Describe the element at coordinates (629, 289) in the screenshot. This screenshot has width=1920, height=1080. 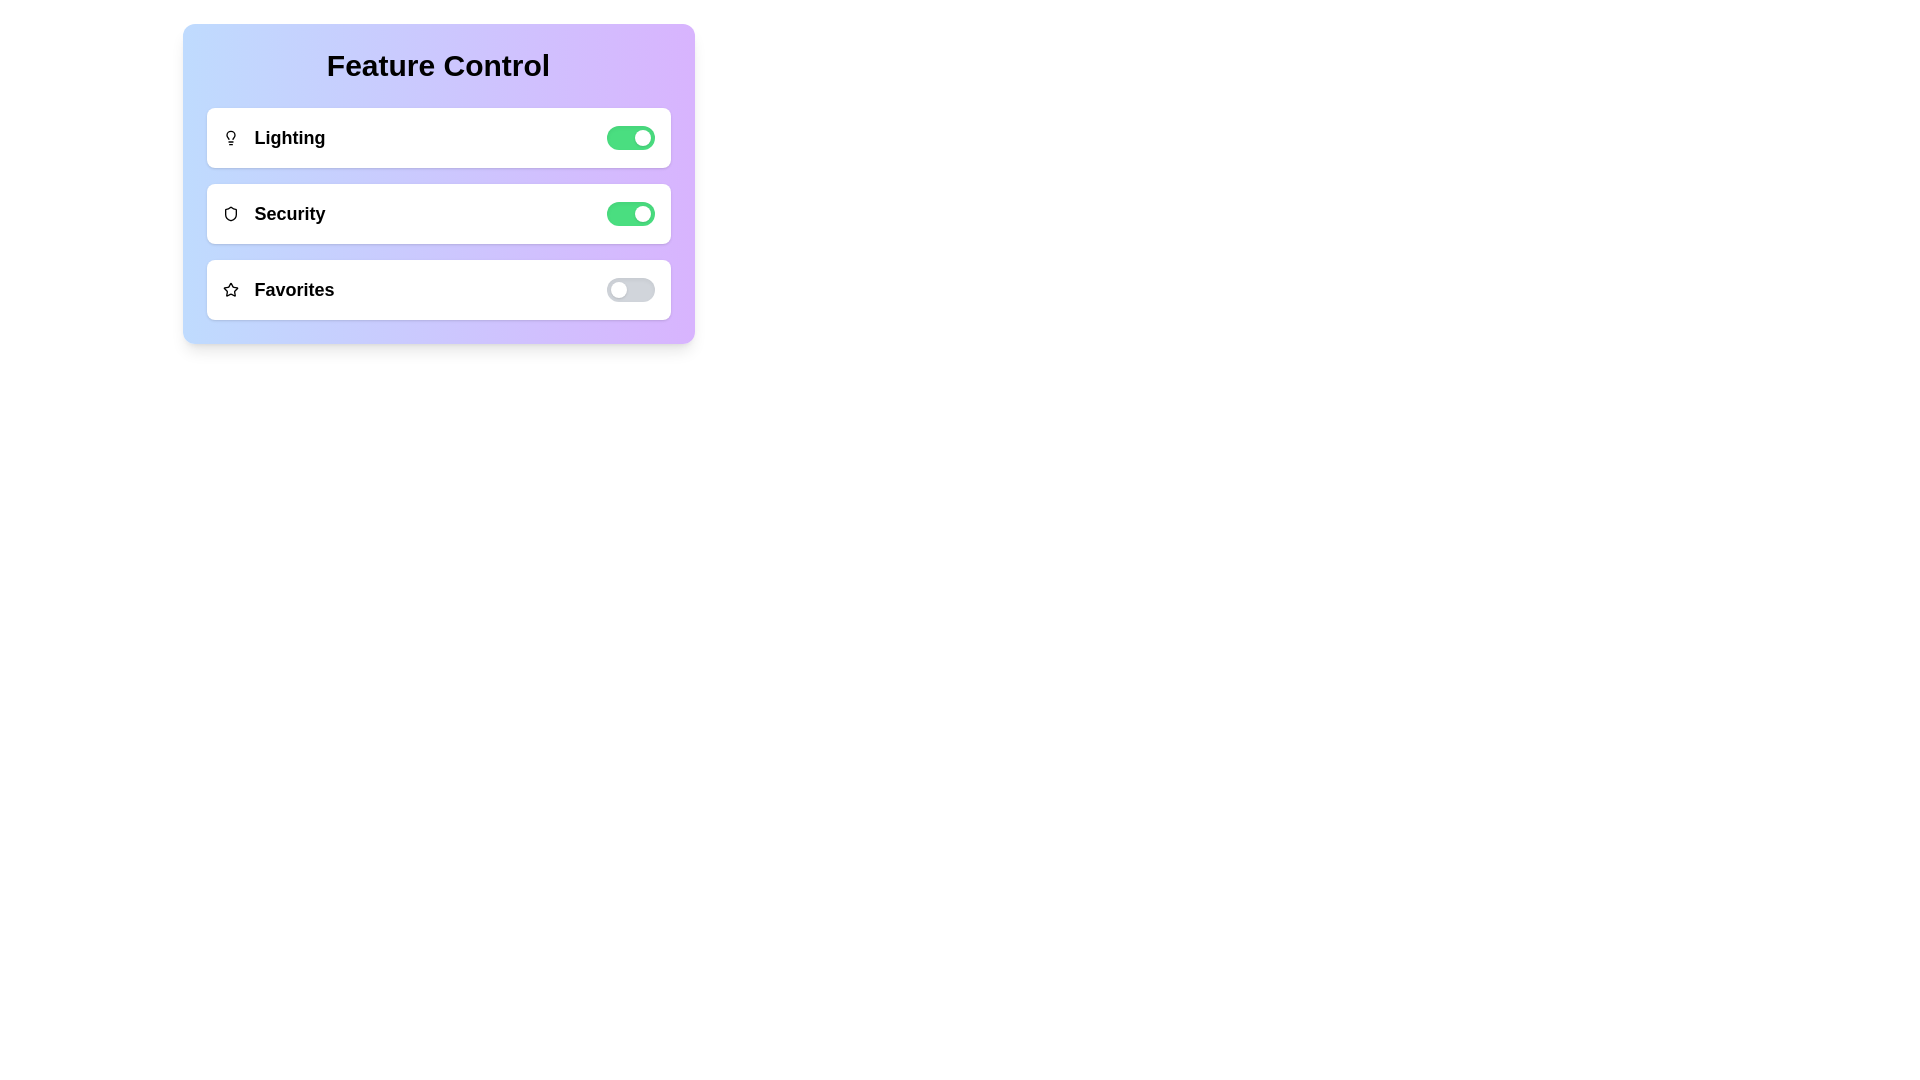
I see `the toggle button for the Favorites setting to change its state` at that location.